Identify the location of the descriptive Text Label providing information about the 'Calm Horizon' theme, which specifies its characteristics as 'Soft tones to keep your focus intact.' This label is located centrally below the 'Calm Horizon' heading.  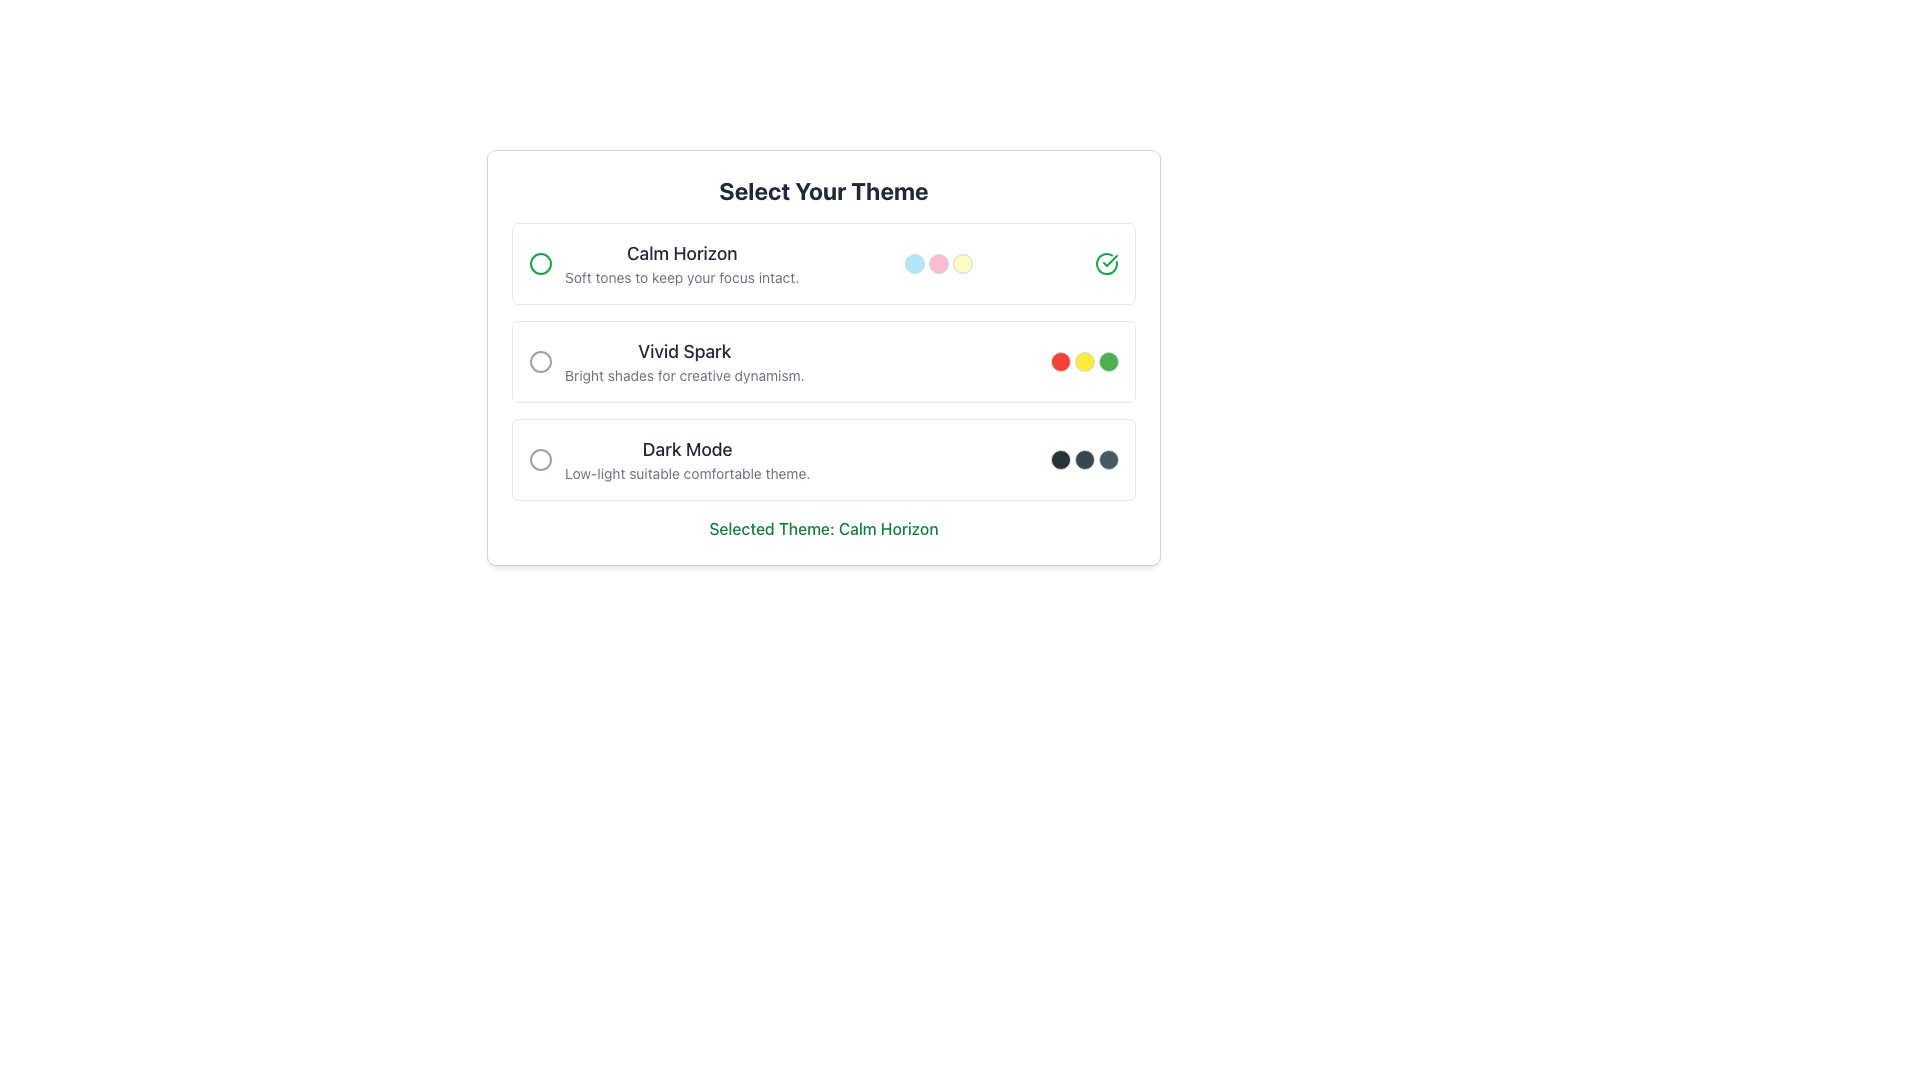
(682, 277).